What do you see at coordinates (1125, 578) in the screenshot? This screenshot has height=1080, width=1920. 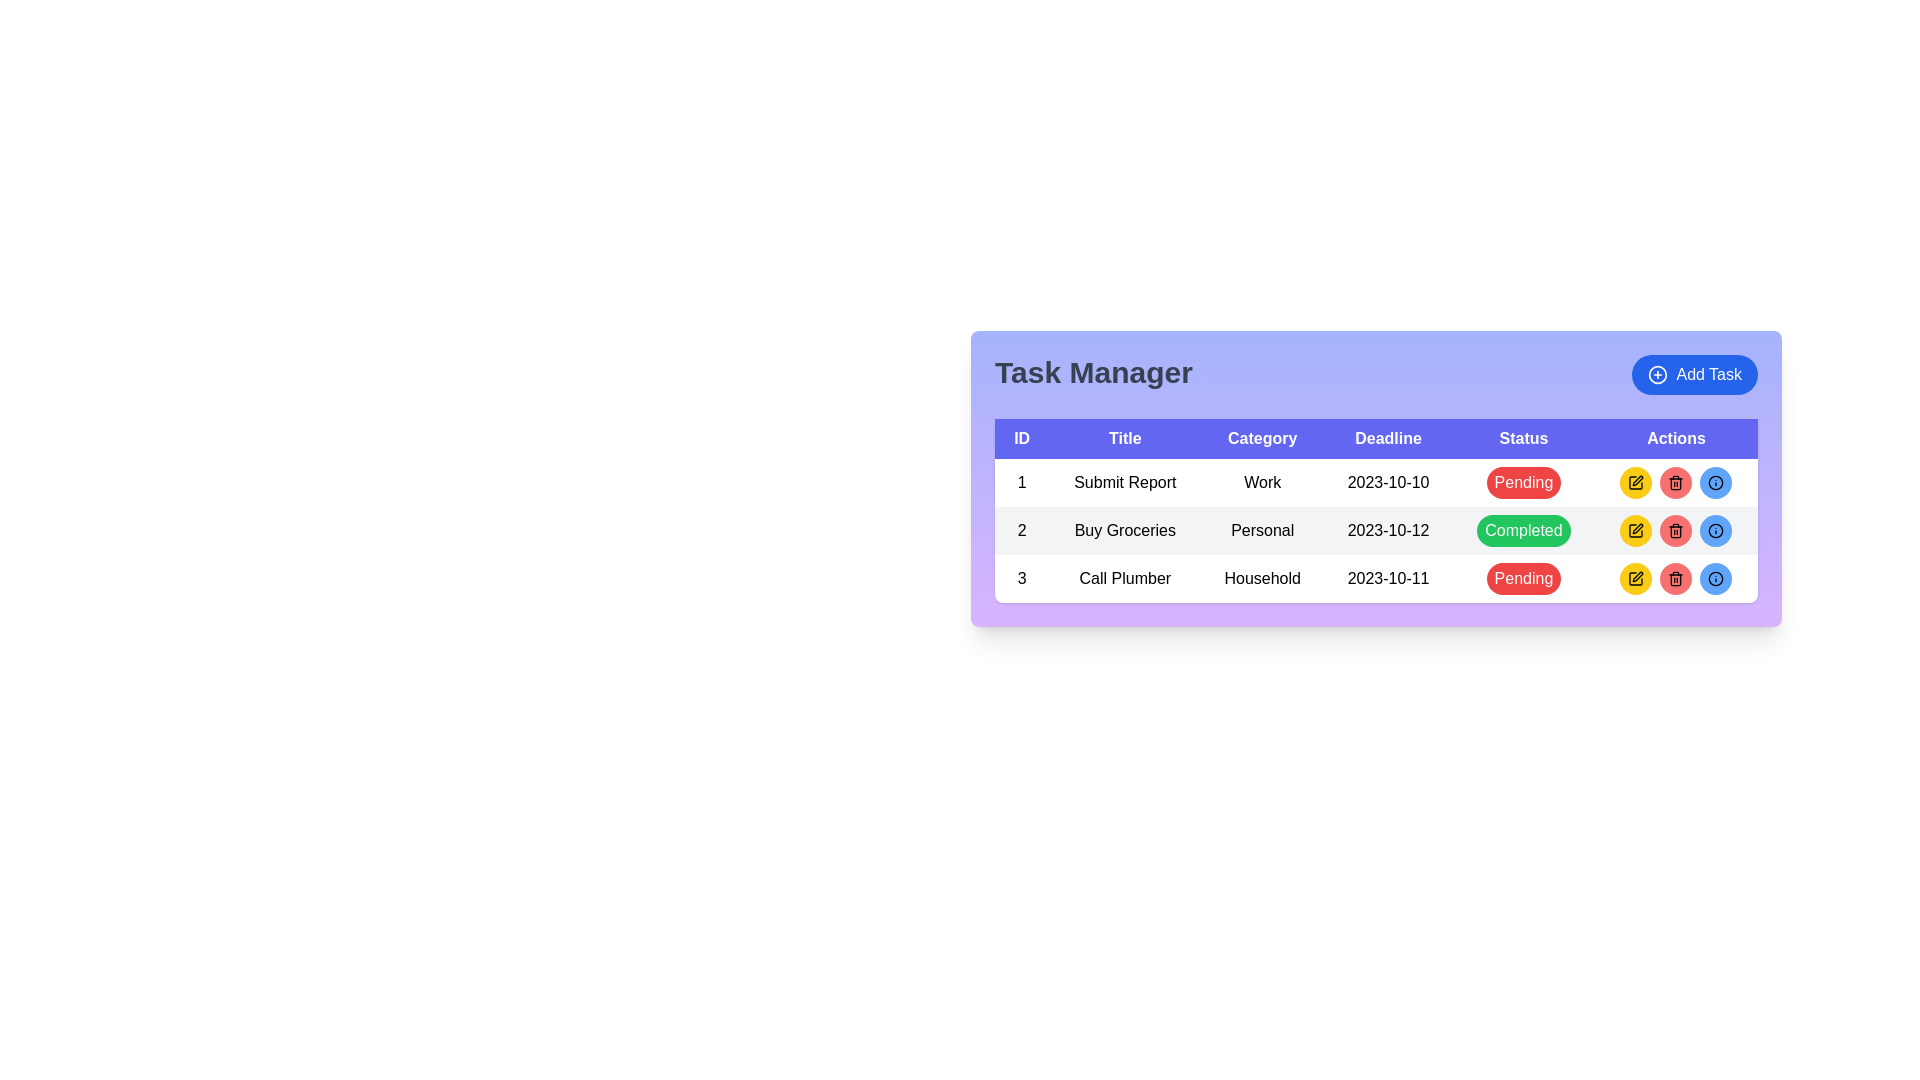 I see `the Text Label in the third row under the 'Title' column of the 'Task Manager' table, which displays the title or summary of the task` at bounding box center [1125, 578].